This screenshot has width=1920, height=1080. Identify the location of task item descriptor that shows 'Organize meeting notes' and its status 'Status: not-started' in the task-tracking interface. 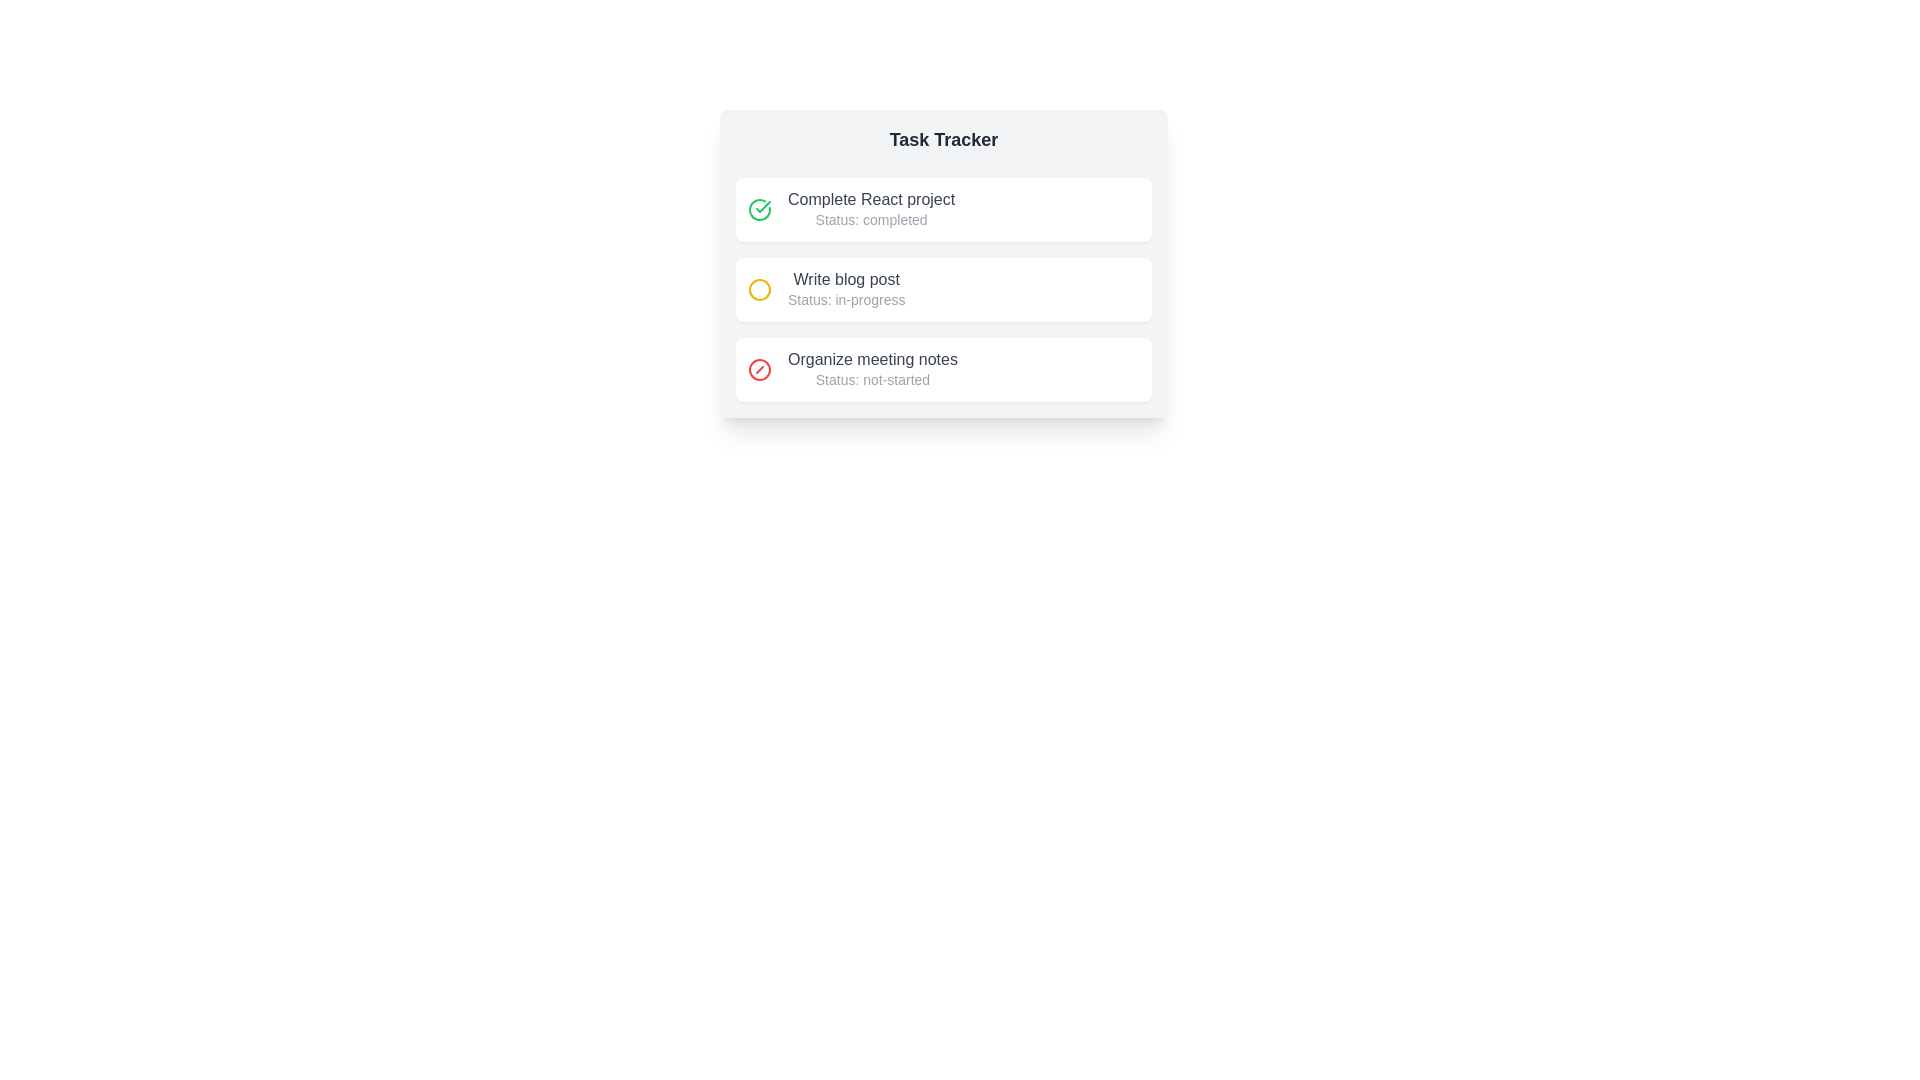
(873, 370).